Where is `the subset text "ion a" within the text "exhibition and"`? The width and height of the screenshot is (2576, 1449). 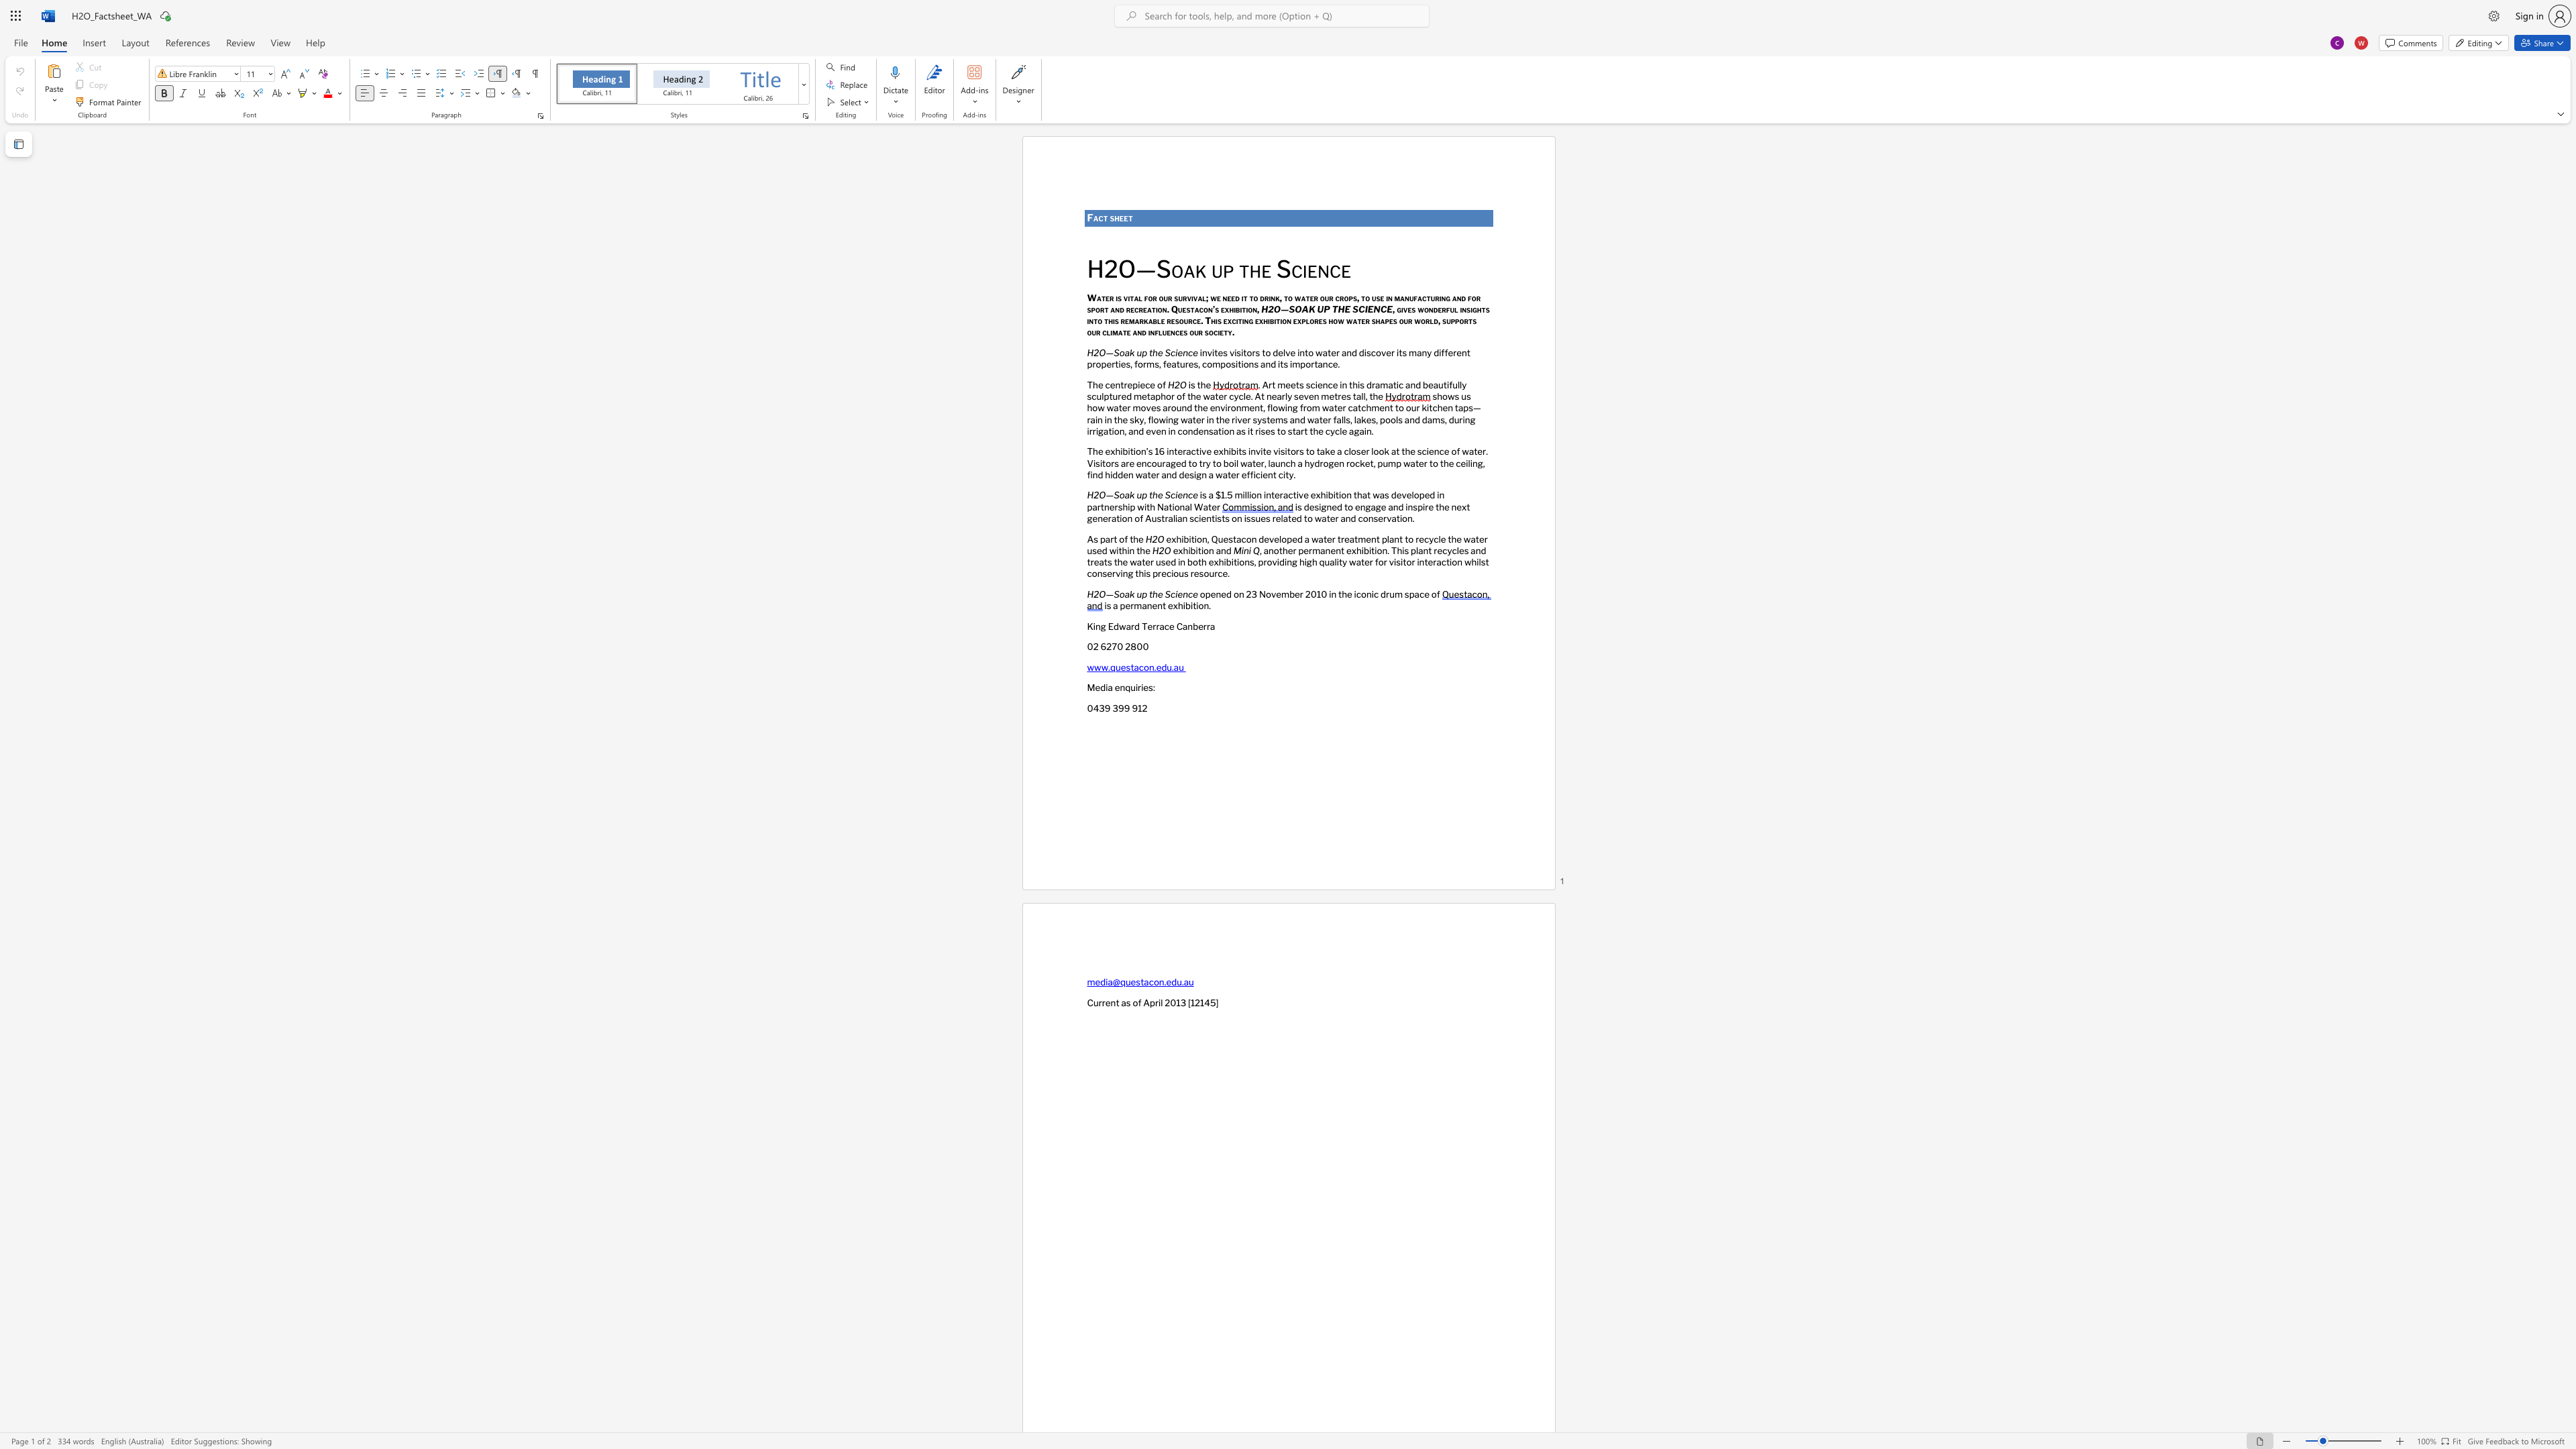 the subset text "ion a" within the text "exhibition and" is located at coordinates (1200, 549).